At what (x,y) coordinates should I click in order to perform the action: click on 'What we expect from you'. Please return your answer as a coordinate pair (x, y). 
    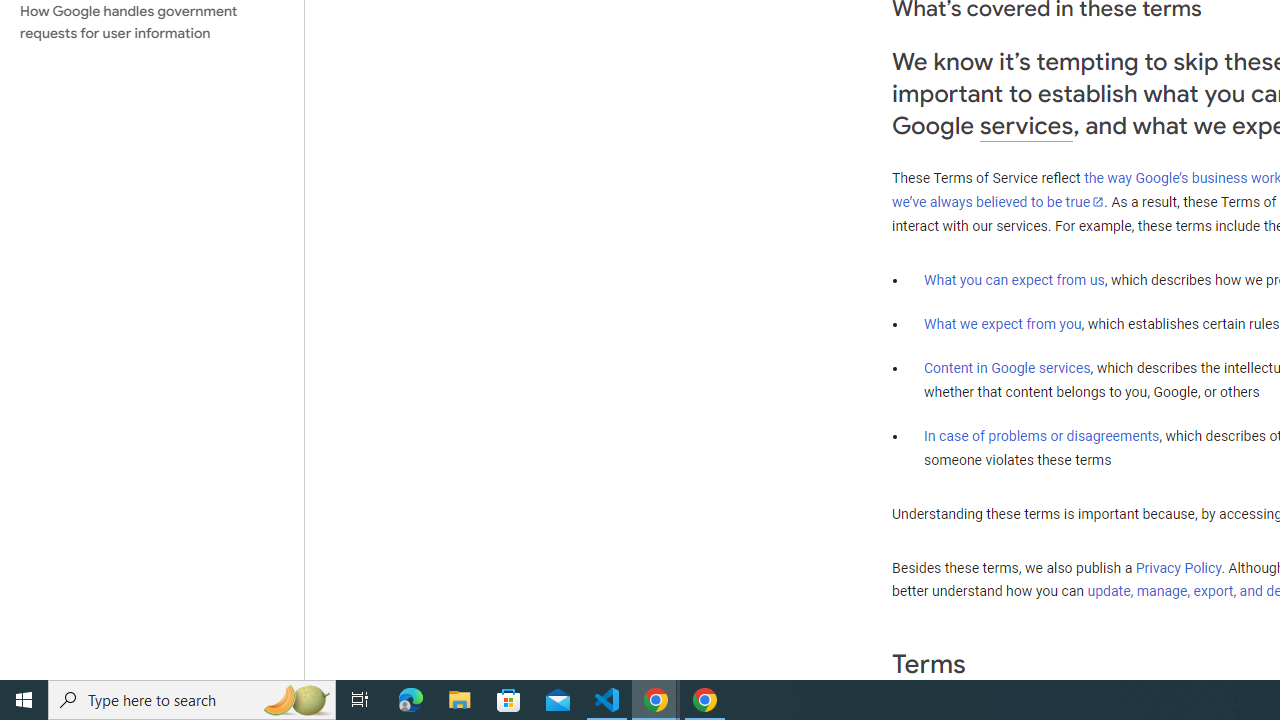
    Looking at the image, I should click on (1002, 323).